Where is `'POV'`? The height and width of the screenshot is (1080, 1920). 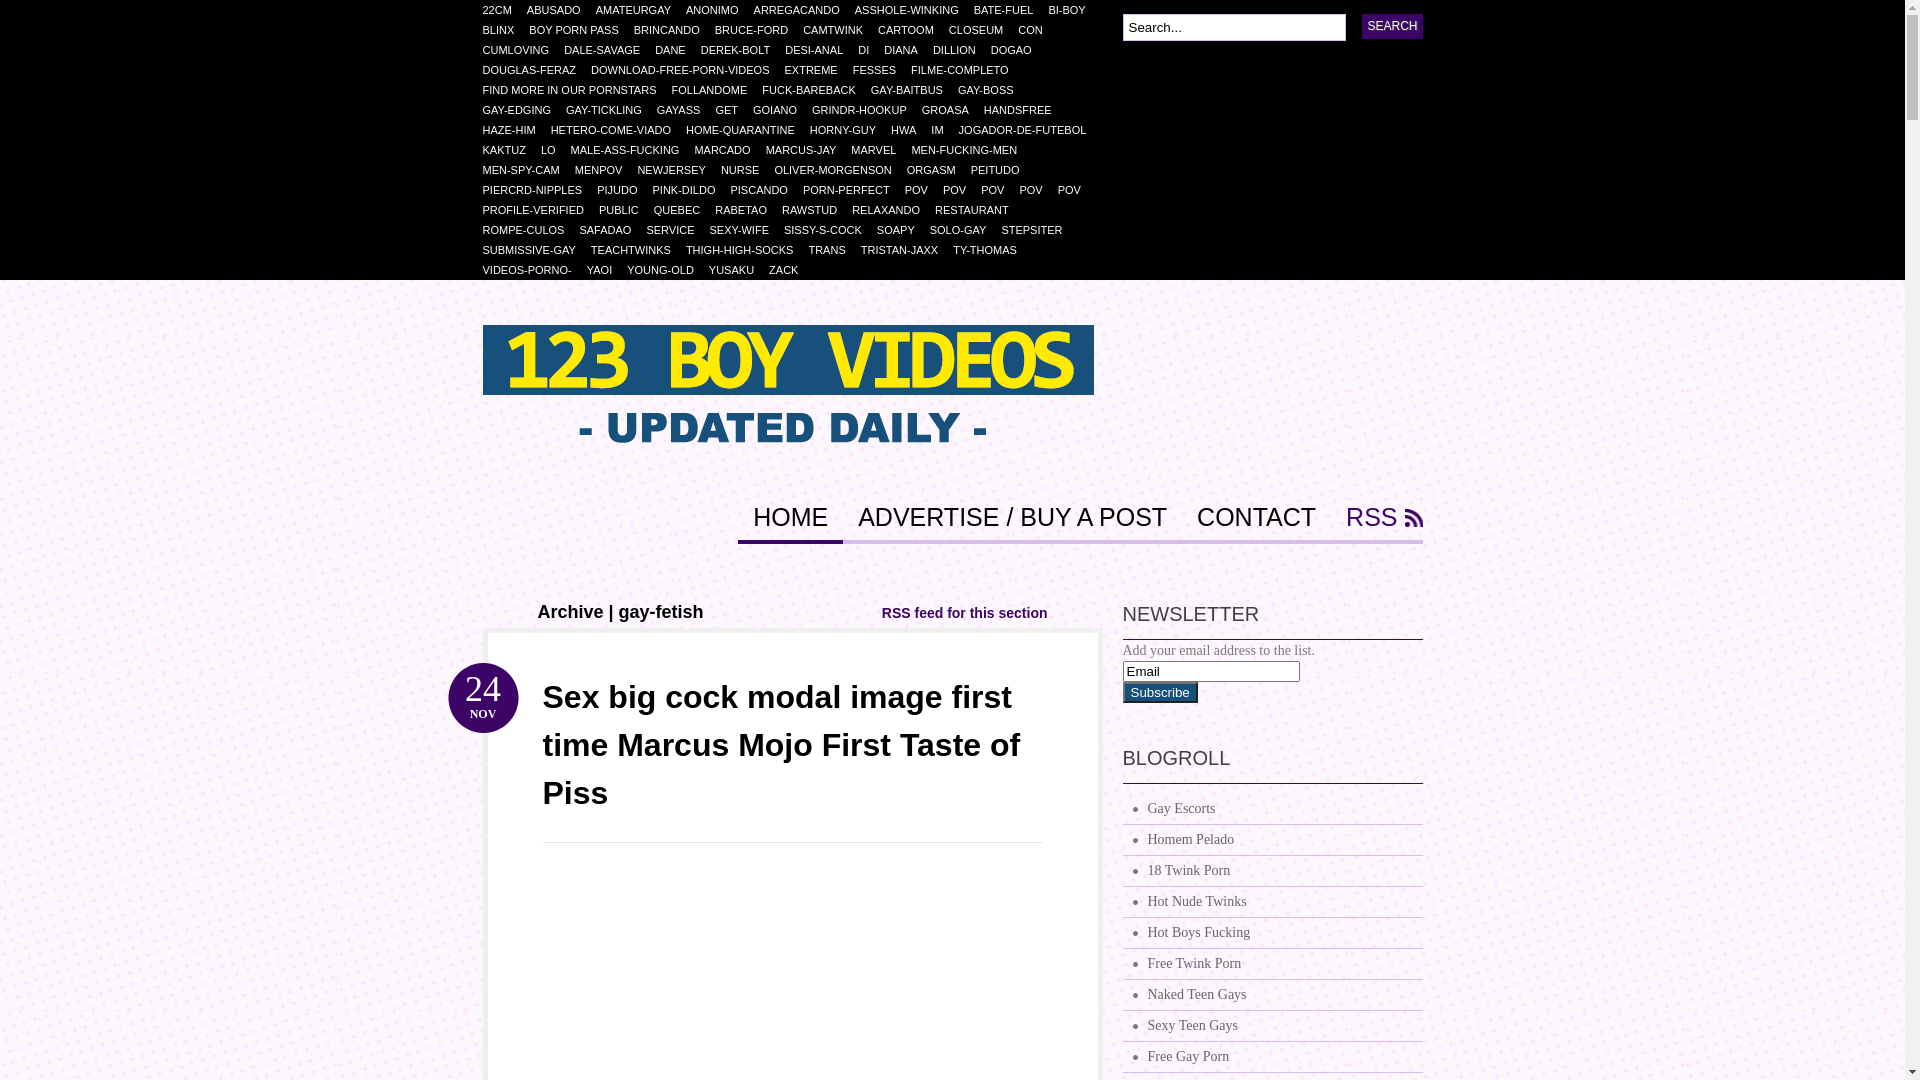 'POV' is located at coordinates (1037, 189).